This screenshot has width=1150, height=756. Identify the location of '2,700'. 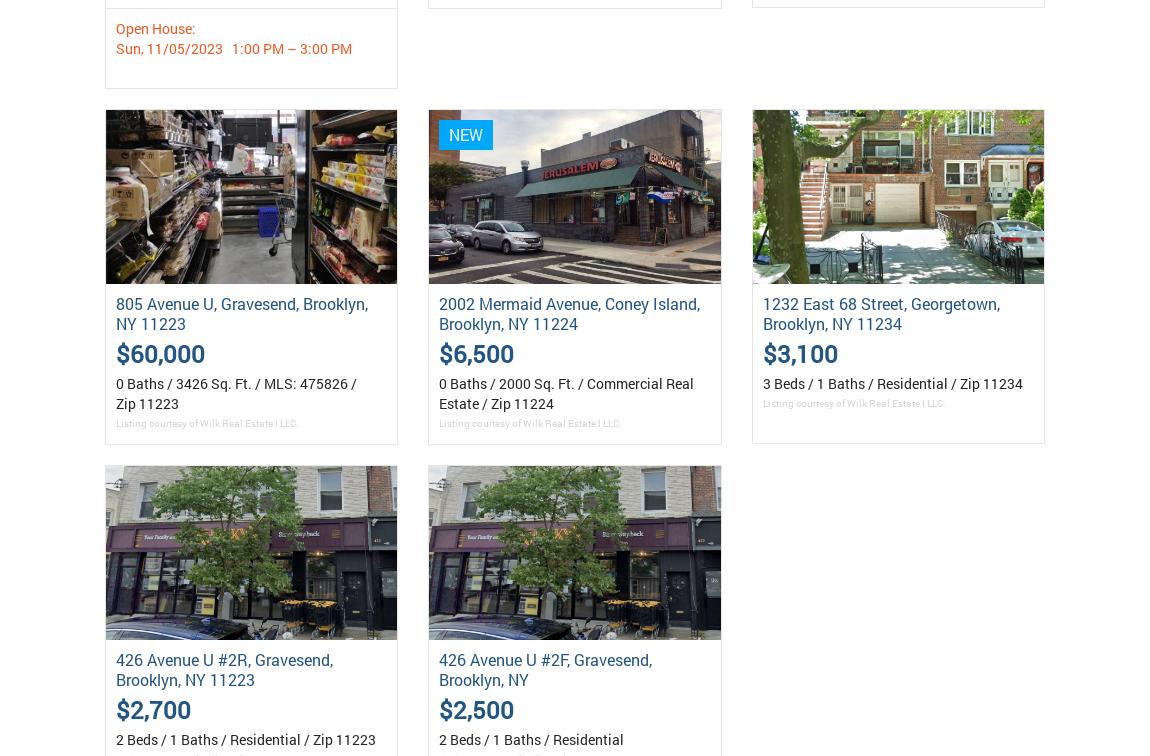
(159, 708).